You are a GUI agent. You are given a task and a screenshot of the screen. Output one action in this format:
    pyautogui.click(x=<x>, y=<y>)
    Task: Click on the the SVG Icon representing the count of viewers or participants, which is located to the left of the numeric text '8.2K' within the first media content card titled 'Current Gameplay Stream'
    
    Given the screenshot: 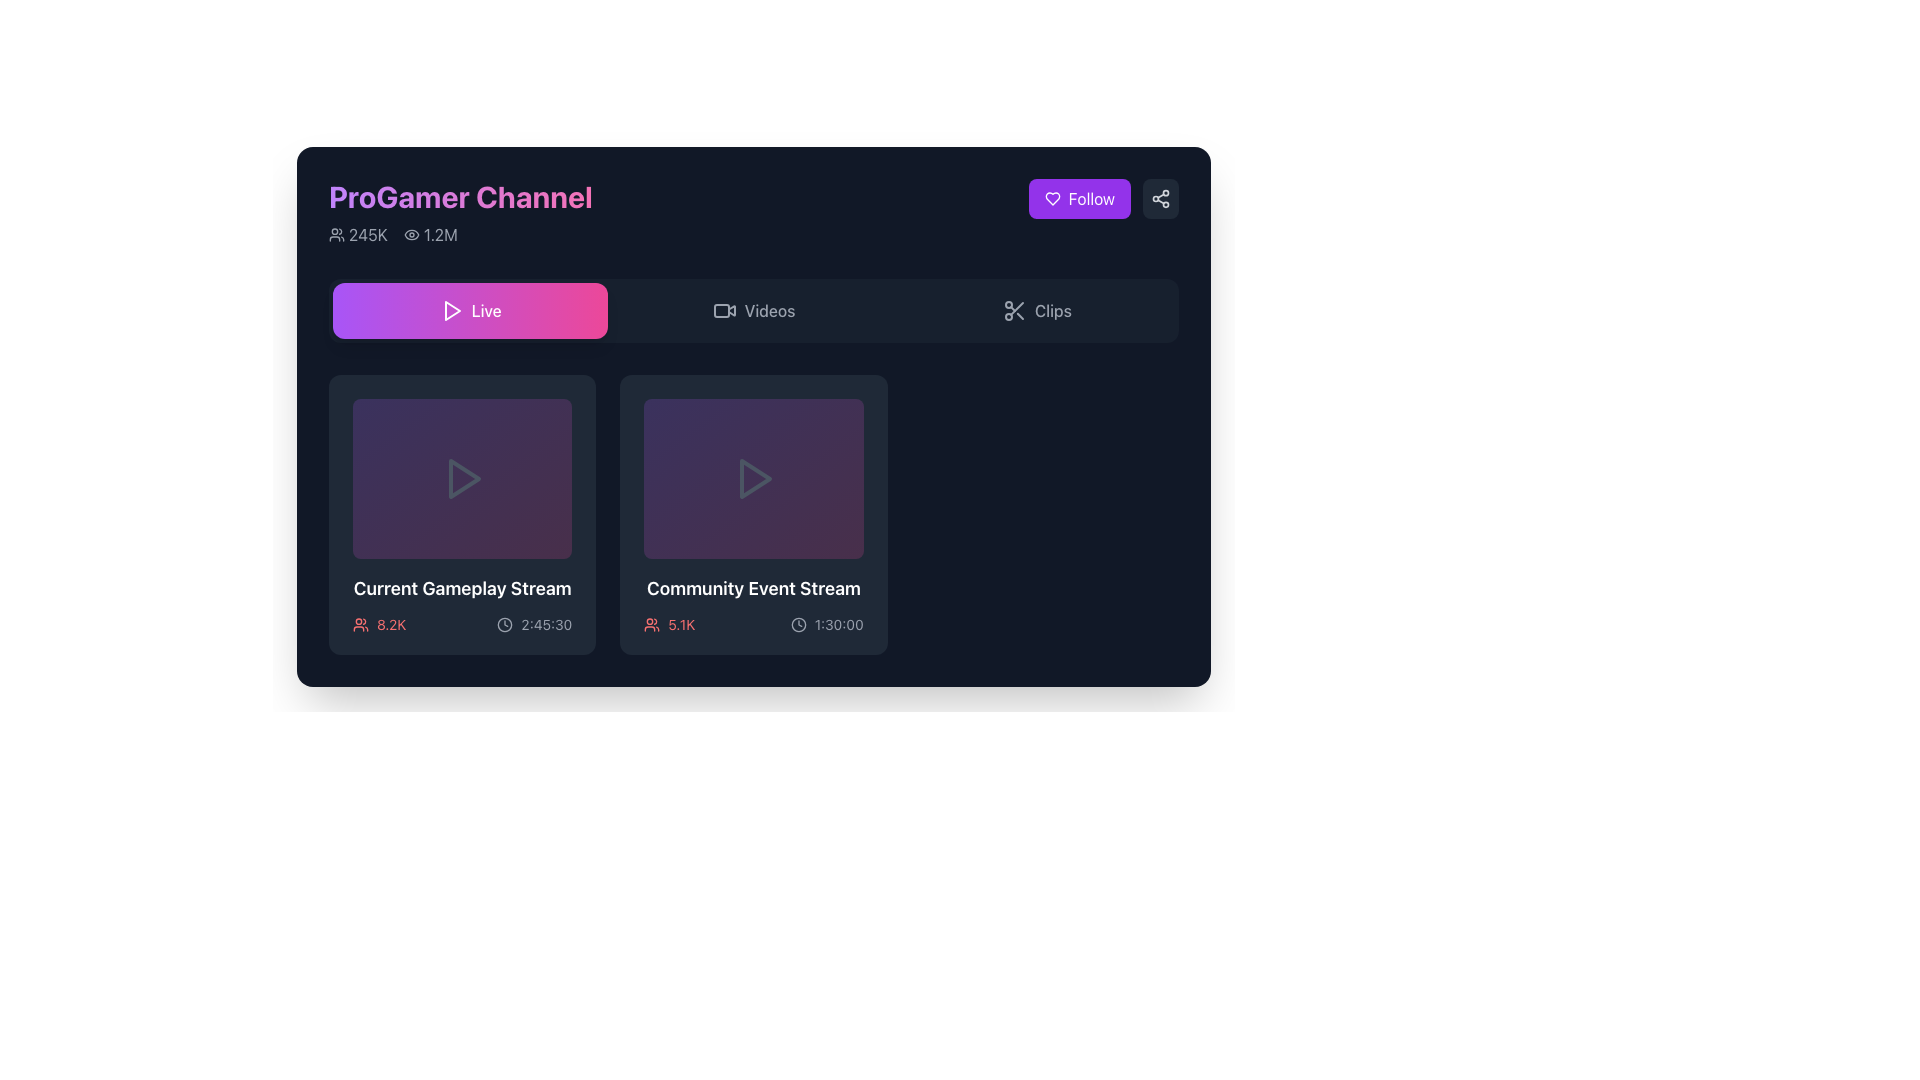 What is the action you would take?
    pyautogui.click(x=360, y=623)
    